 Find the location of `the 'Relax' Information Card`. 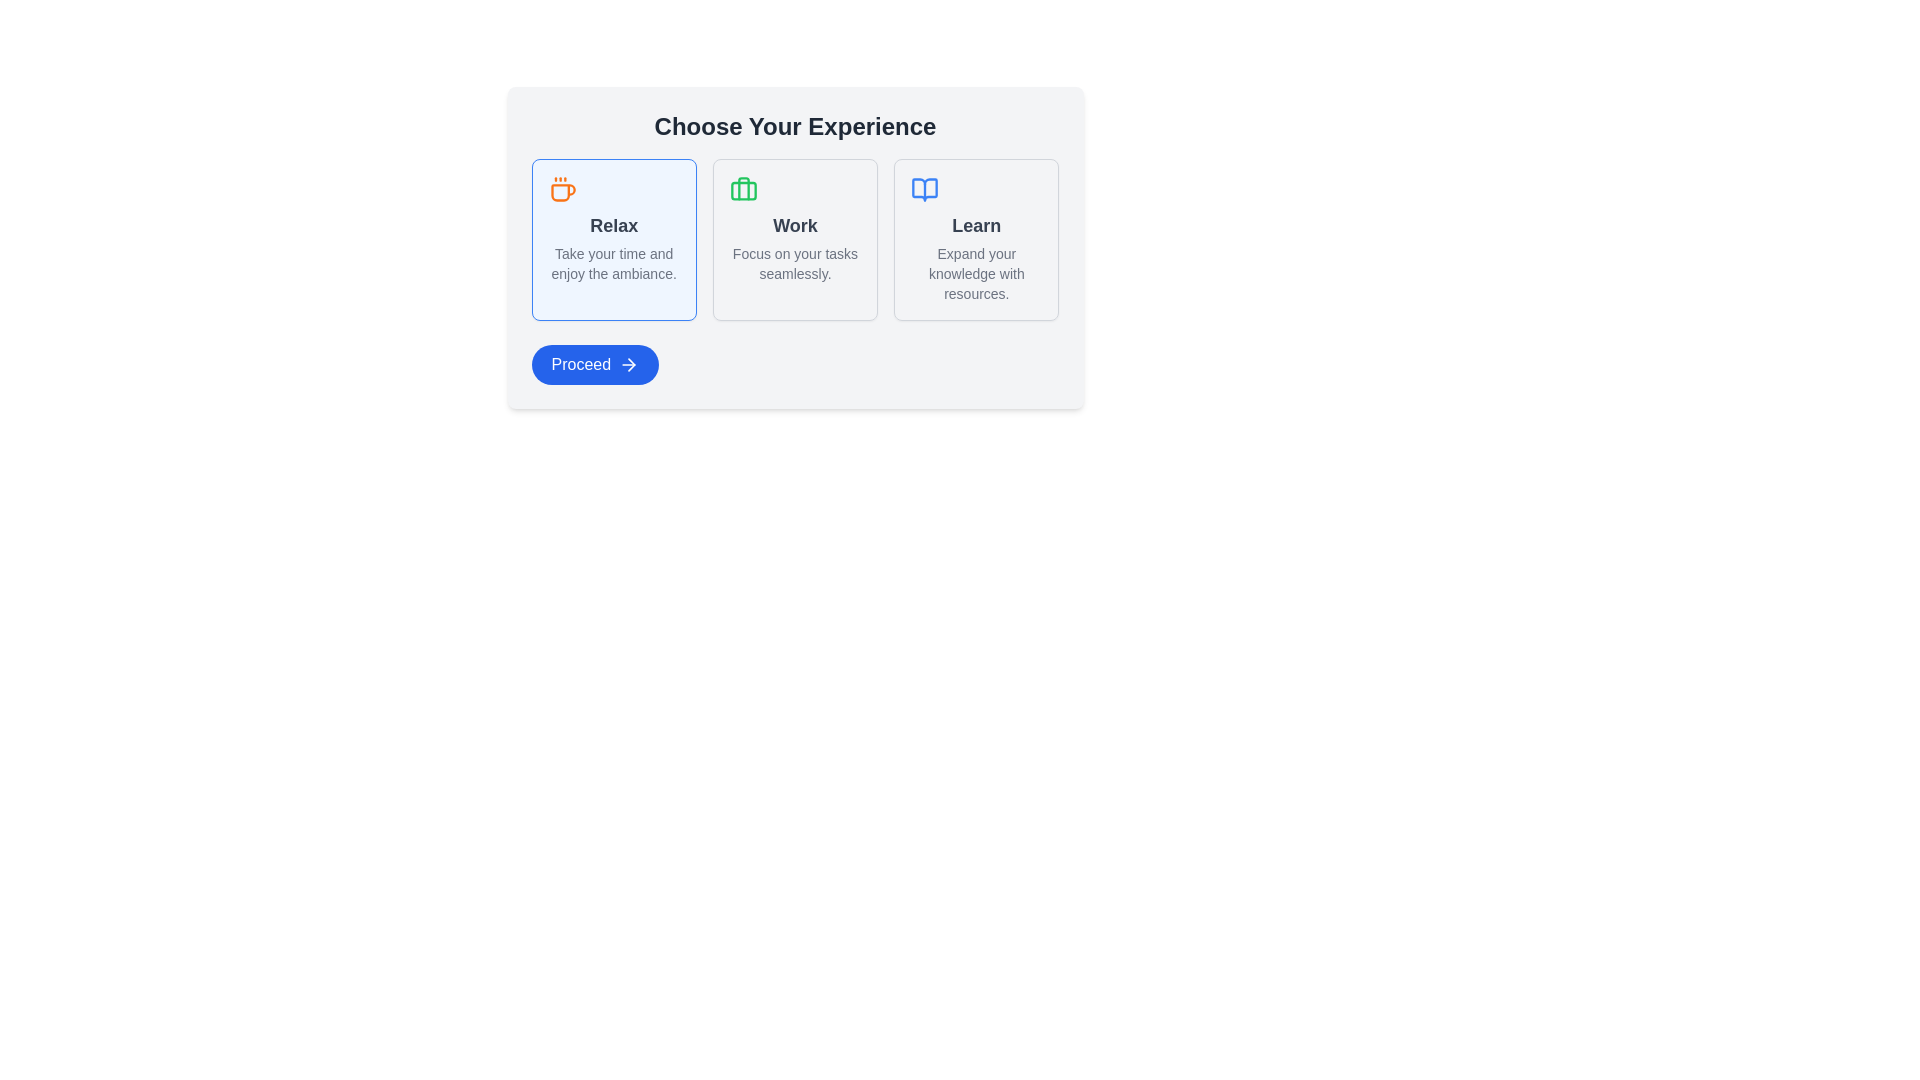

the 'Relax' Information Card is located at coordinates (613, 238).